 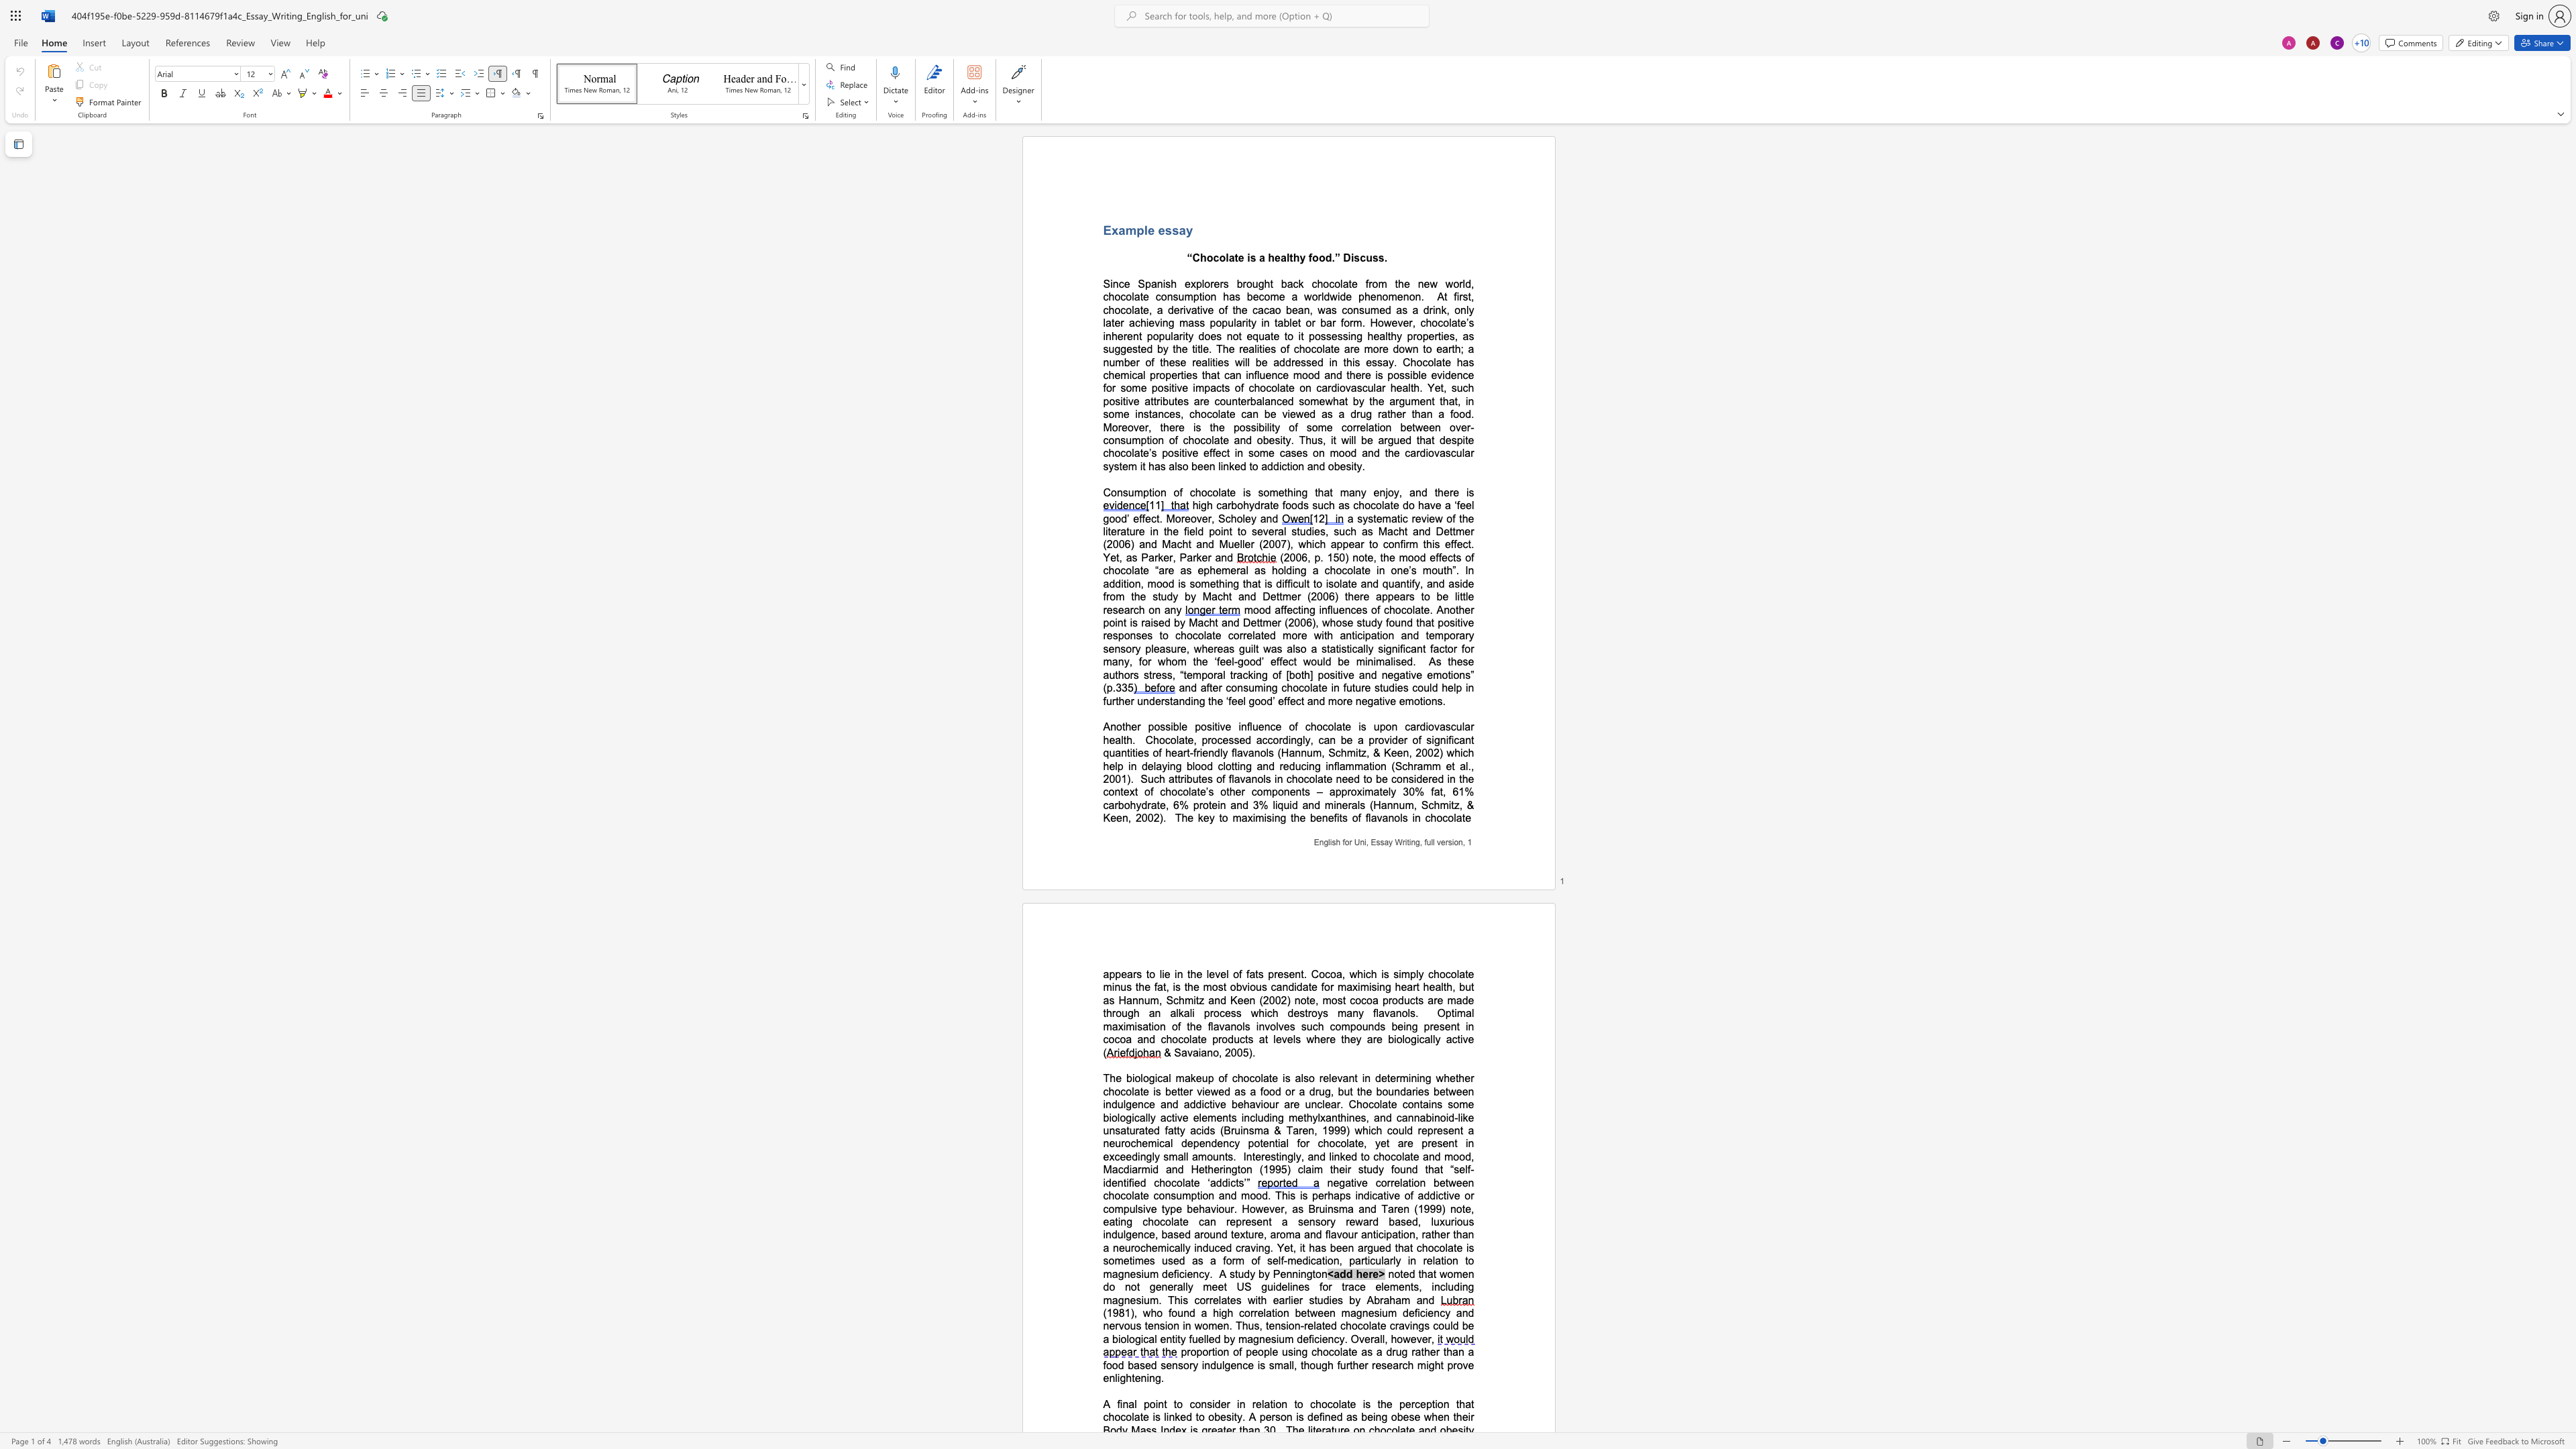 What do you see at coordinates (1332, 1273) in the screenshot?
I see `the space between the continuous character "<" and "a" in the text` at bounding box center [1332, 1273].